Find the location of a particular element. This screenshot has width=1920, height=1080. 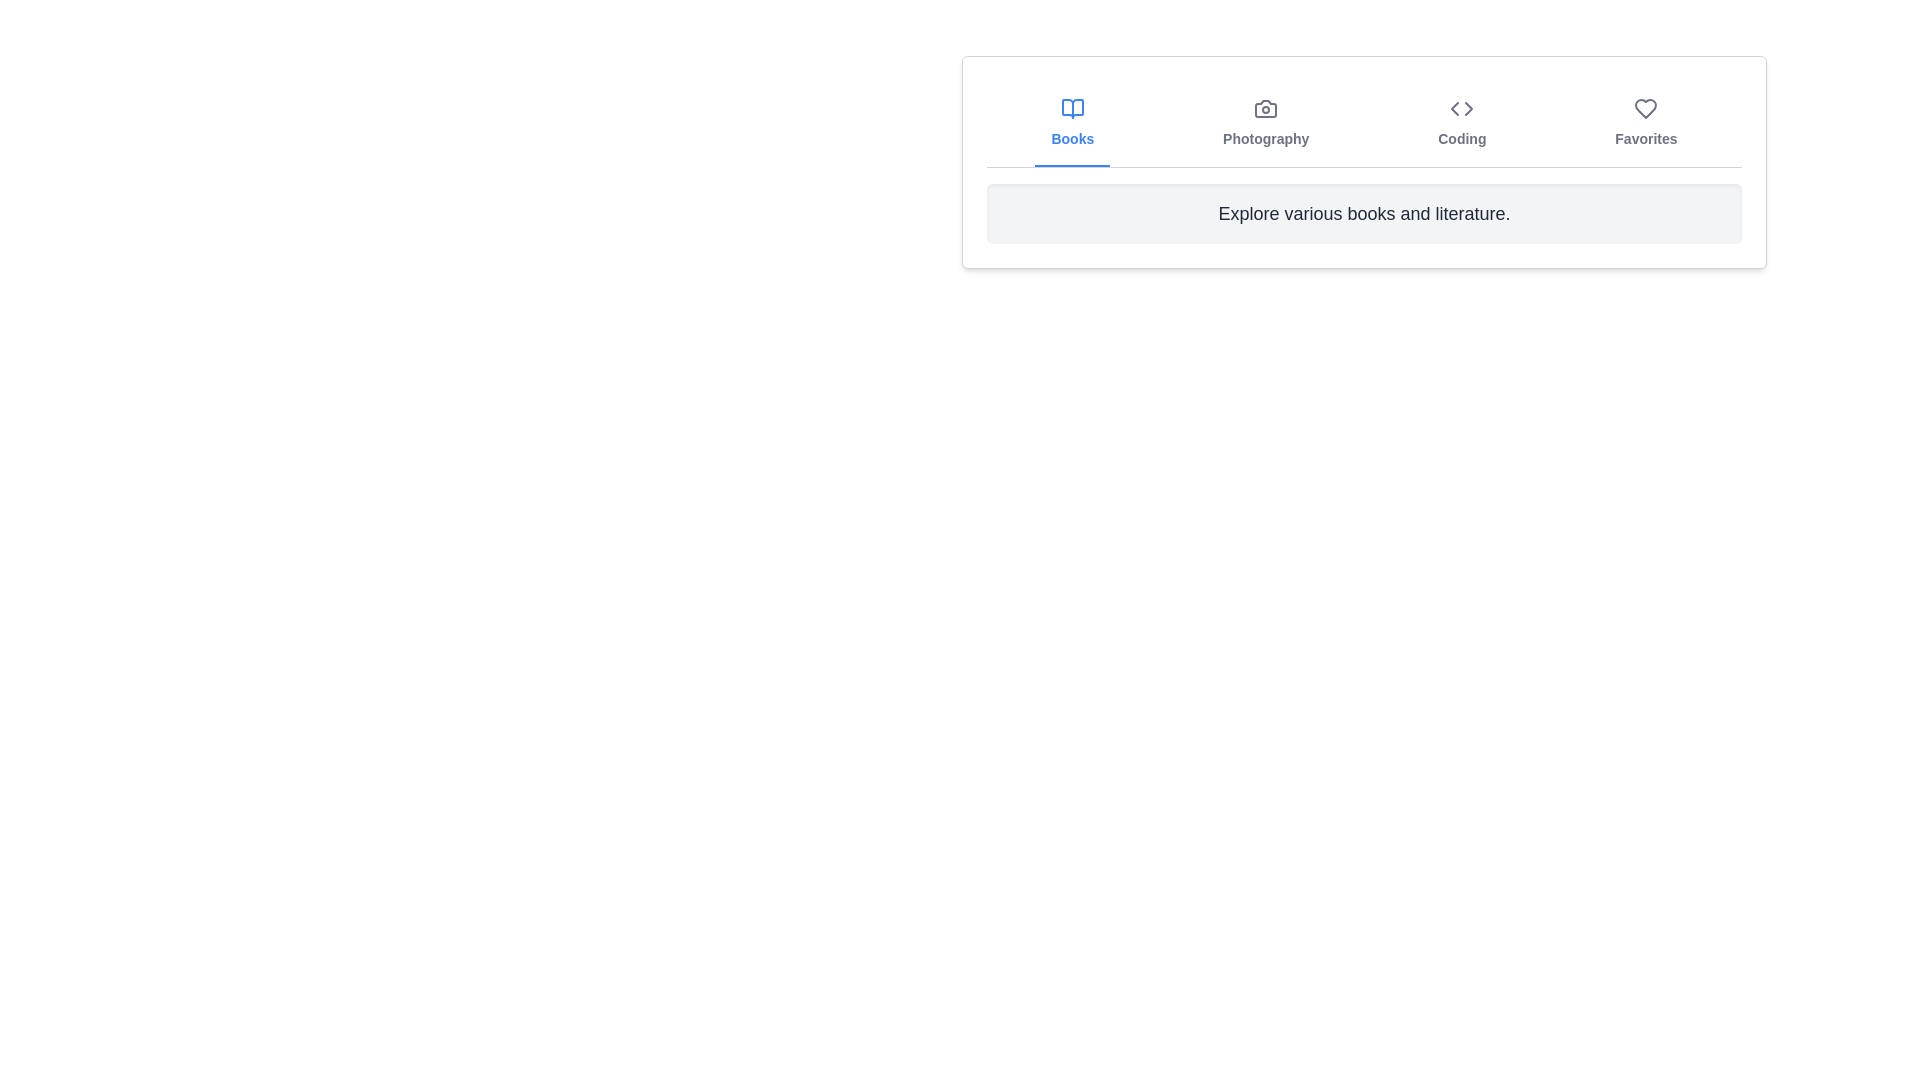

the book-like icon, which features two open symmetrical pages and is located above the text 'Books' in the horizontal menu bar is located at coordinates (1071, 108).